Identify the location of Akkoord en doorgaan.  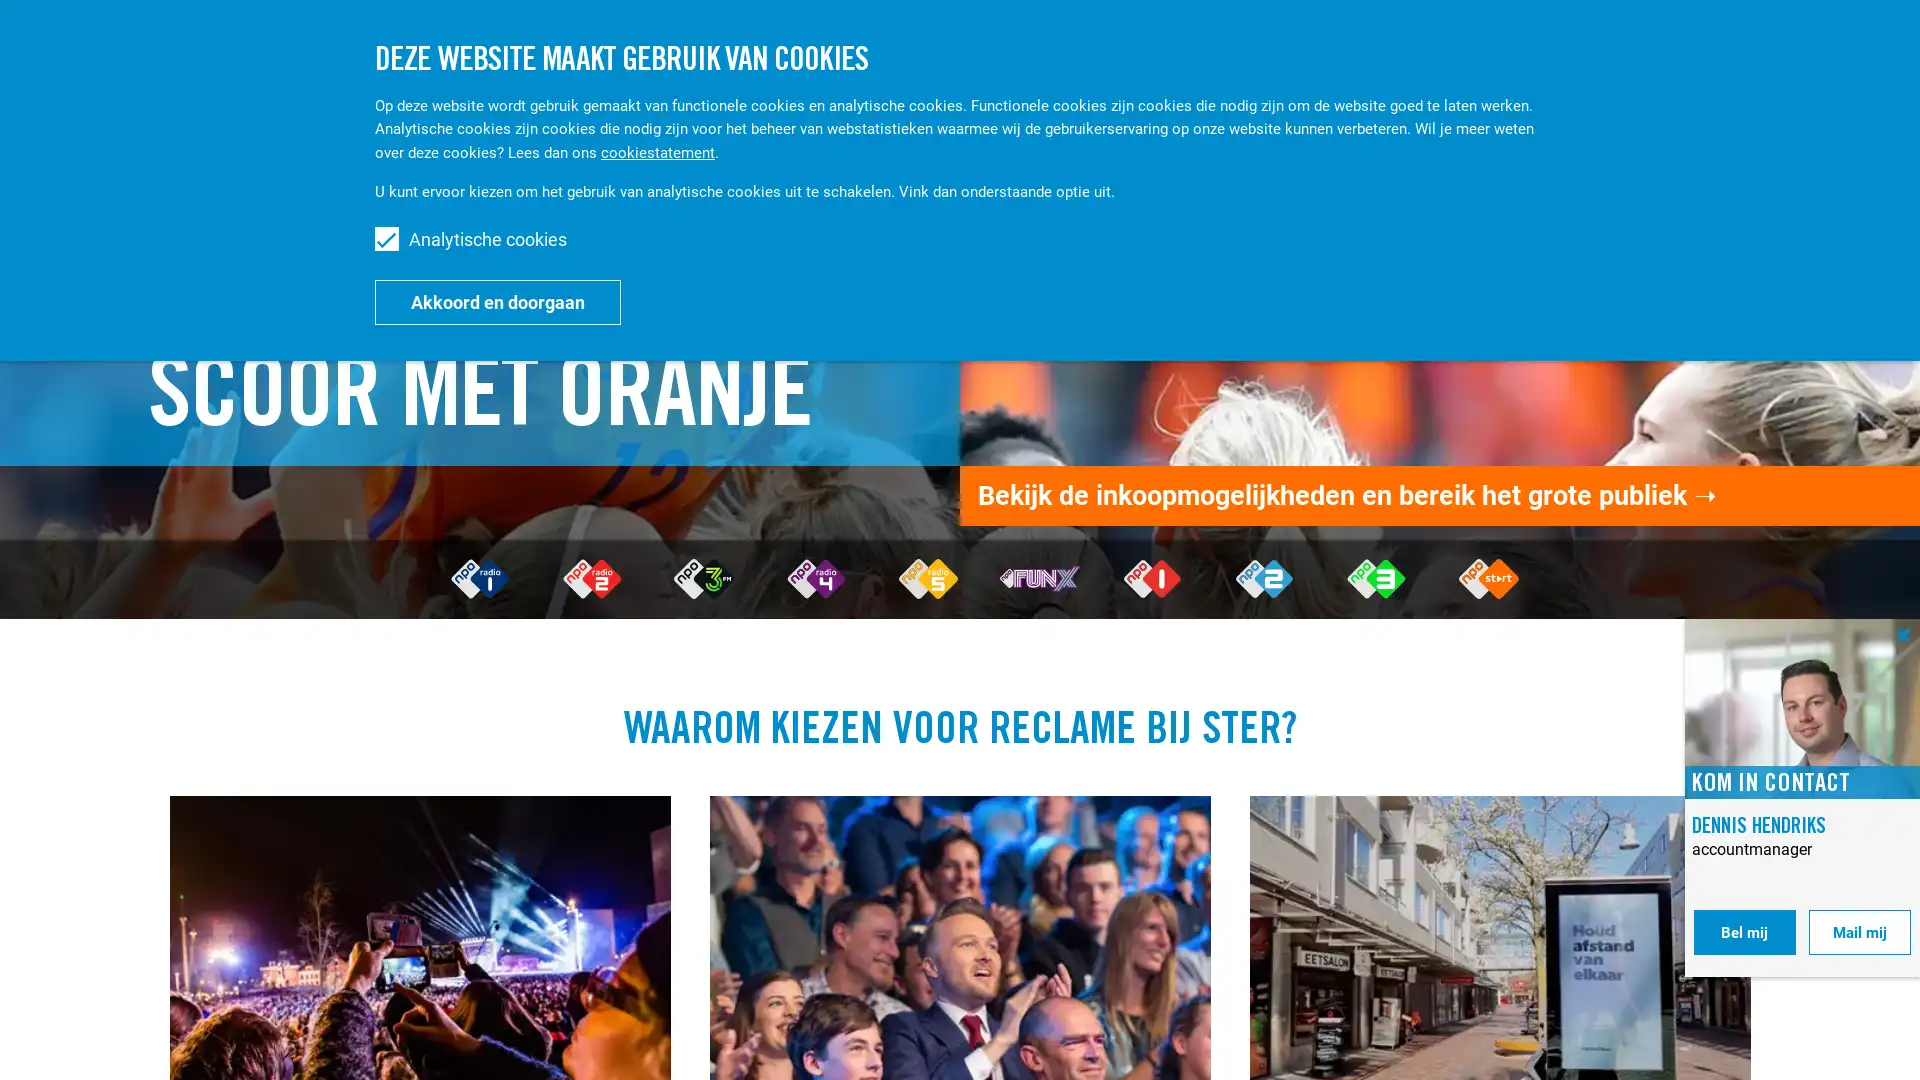
(498, 301).